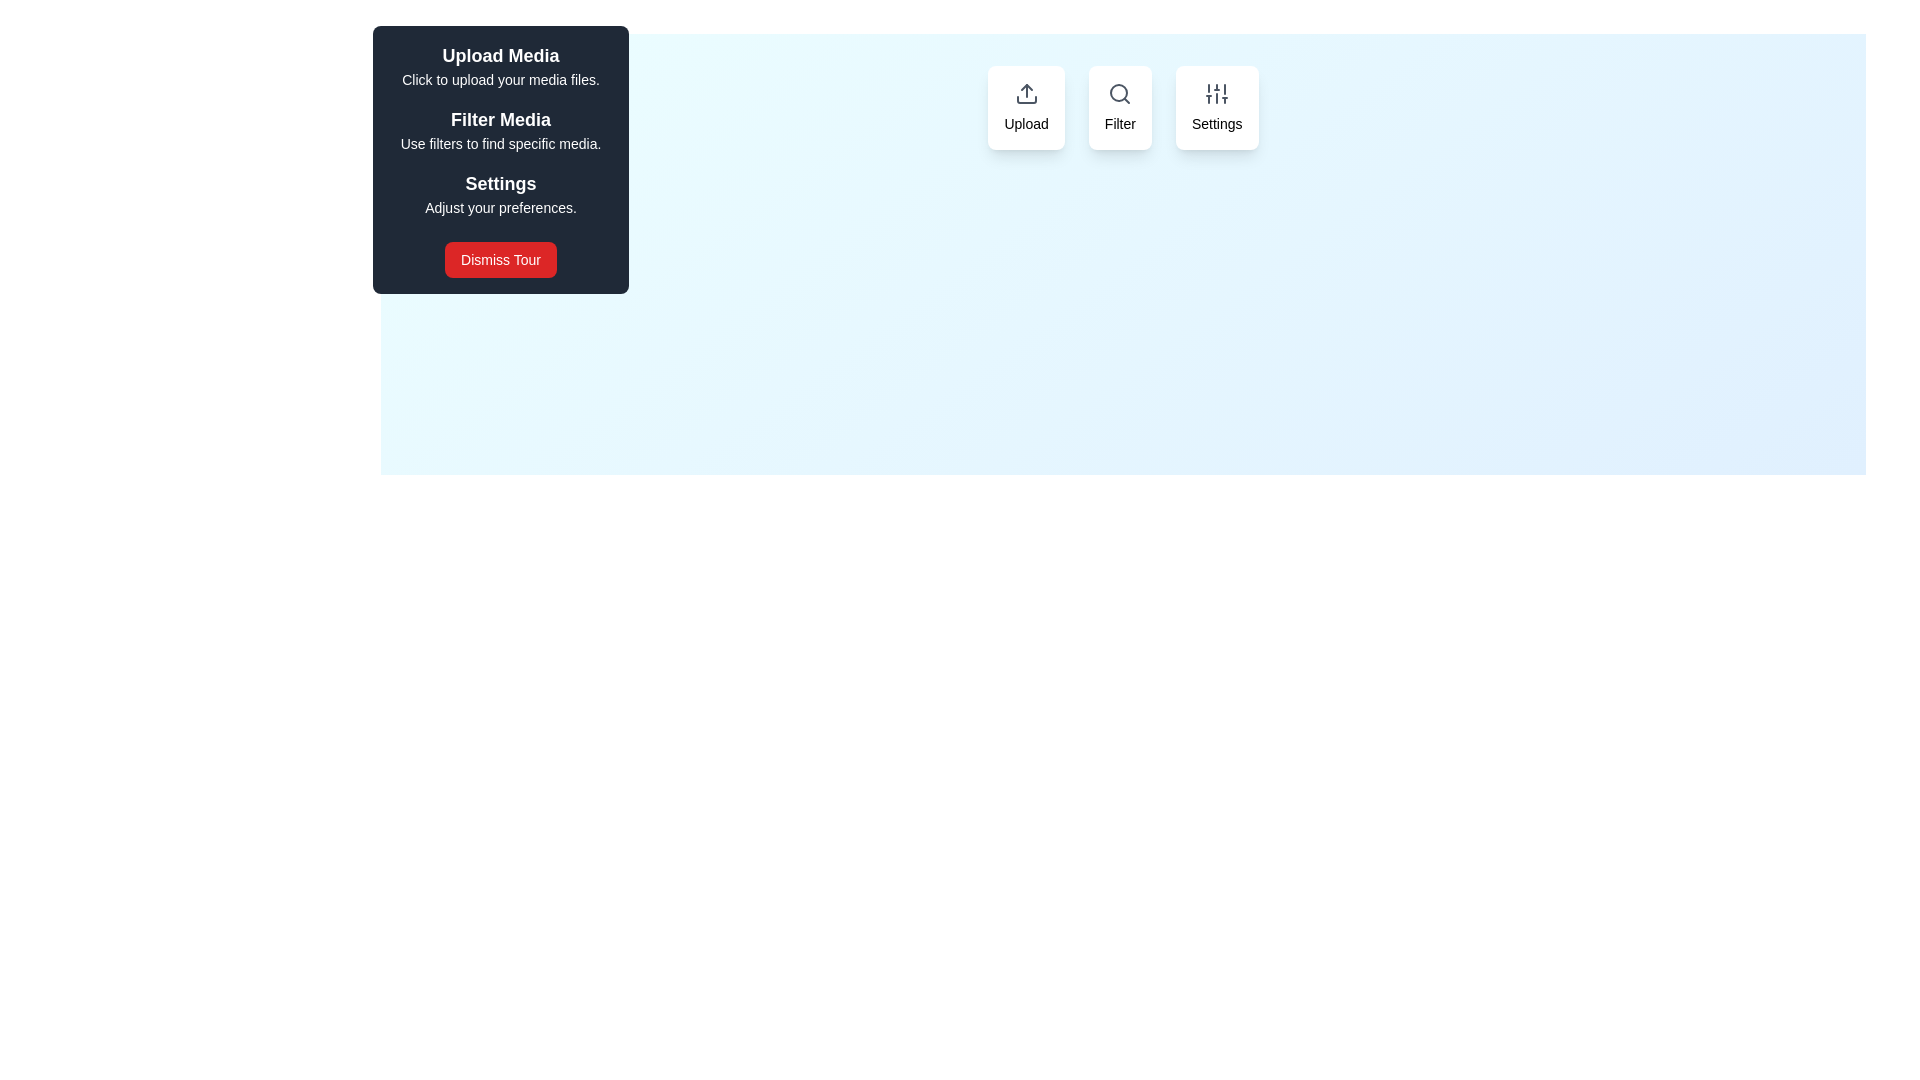  What do you see at coordinates (1120, 93) in the screenshot?
I see `the minimalist magnifying glass icon located within the 'Filter' card, positioned above the text 'Filter'` at bounding box center [1120, 93].